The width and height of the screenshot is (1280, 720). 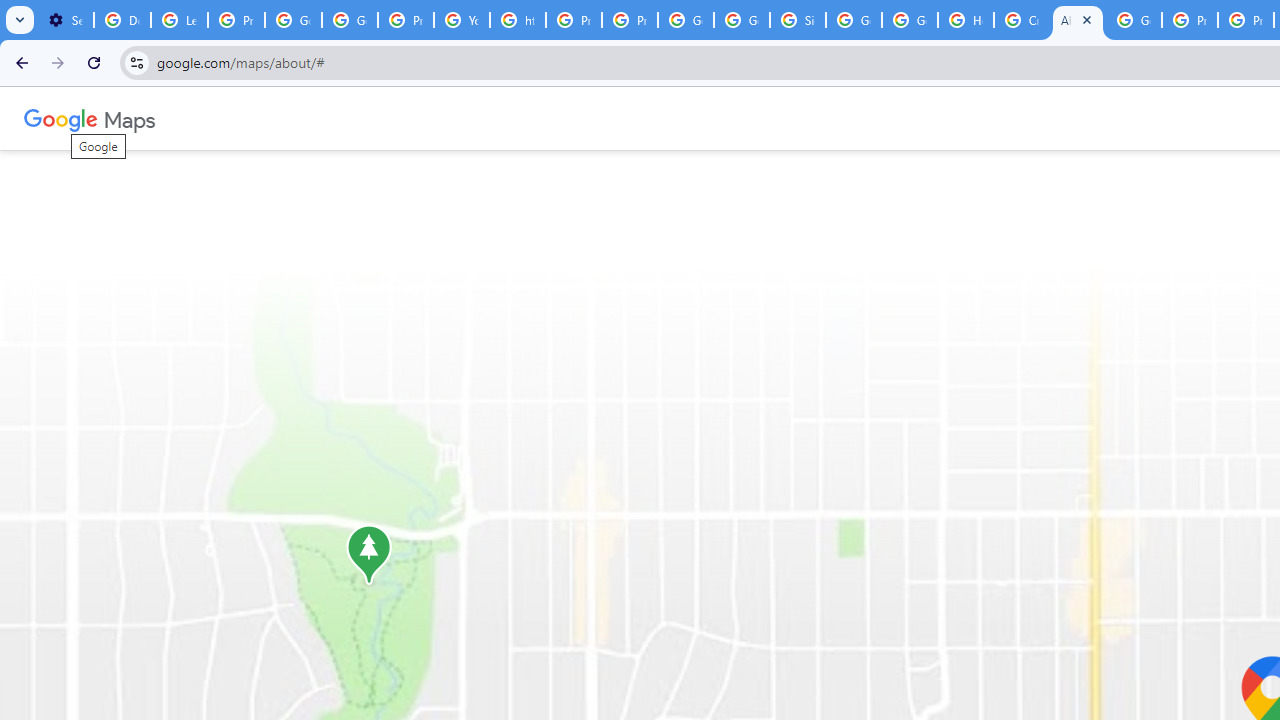 I want to click on 'Reload', so click(x=93, y=61).